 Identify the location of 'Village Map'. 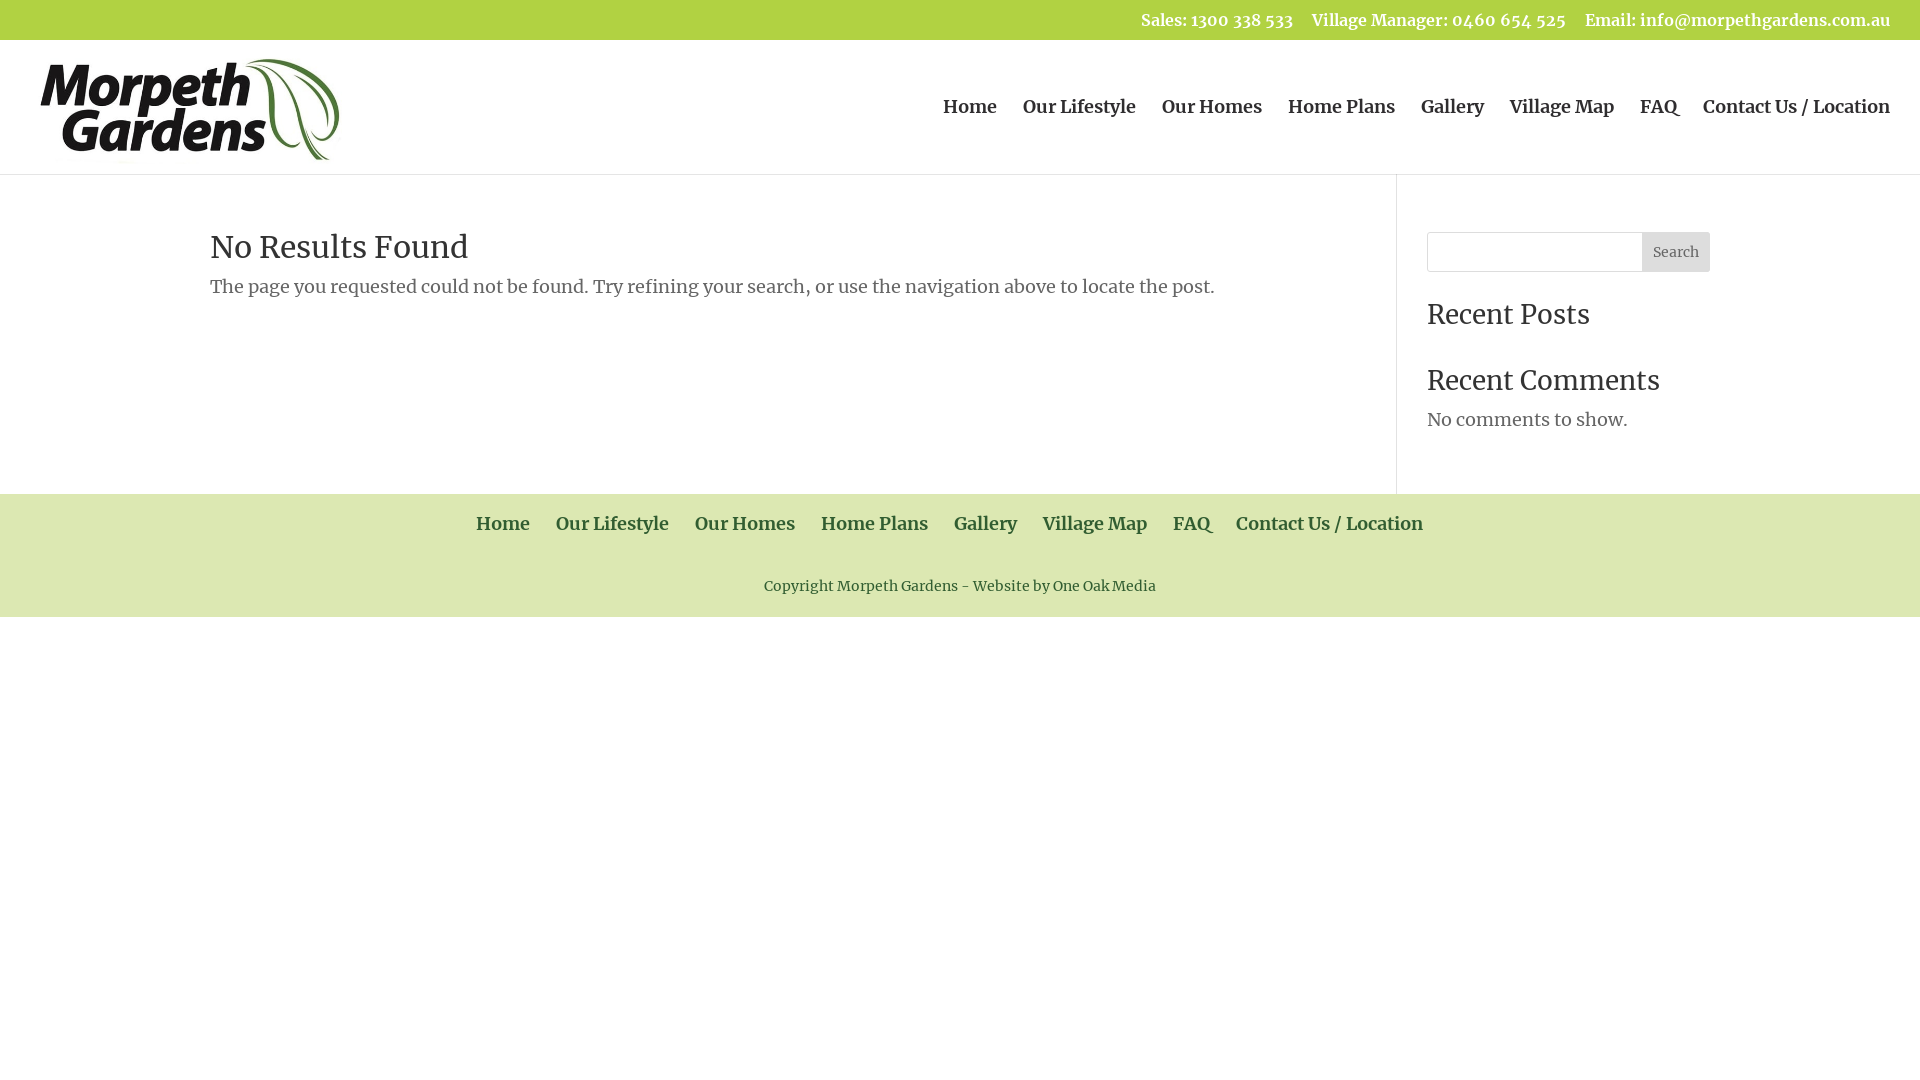
(1560, 136).